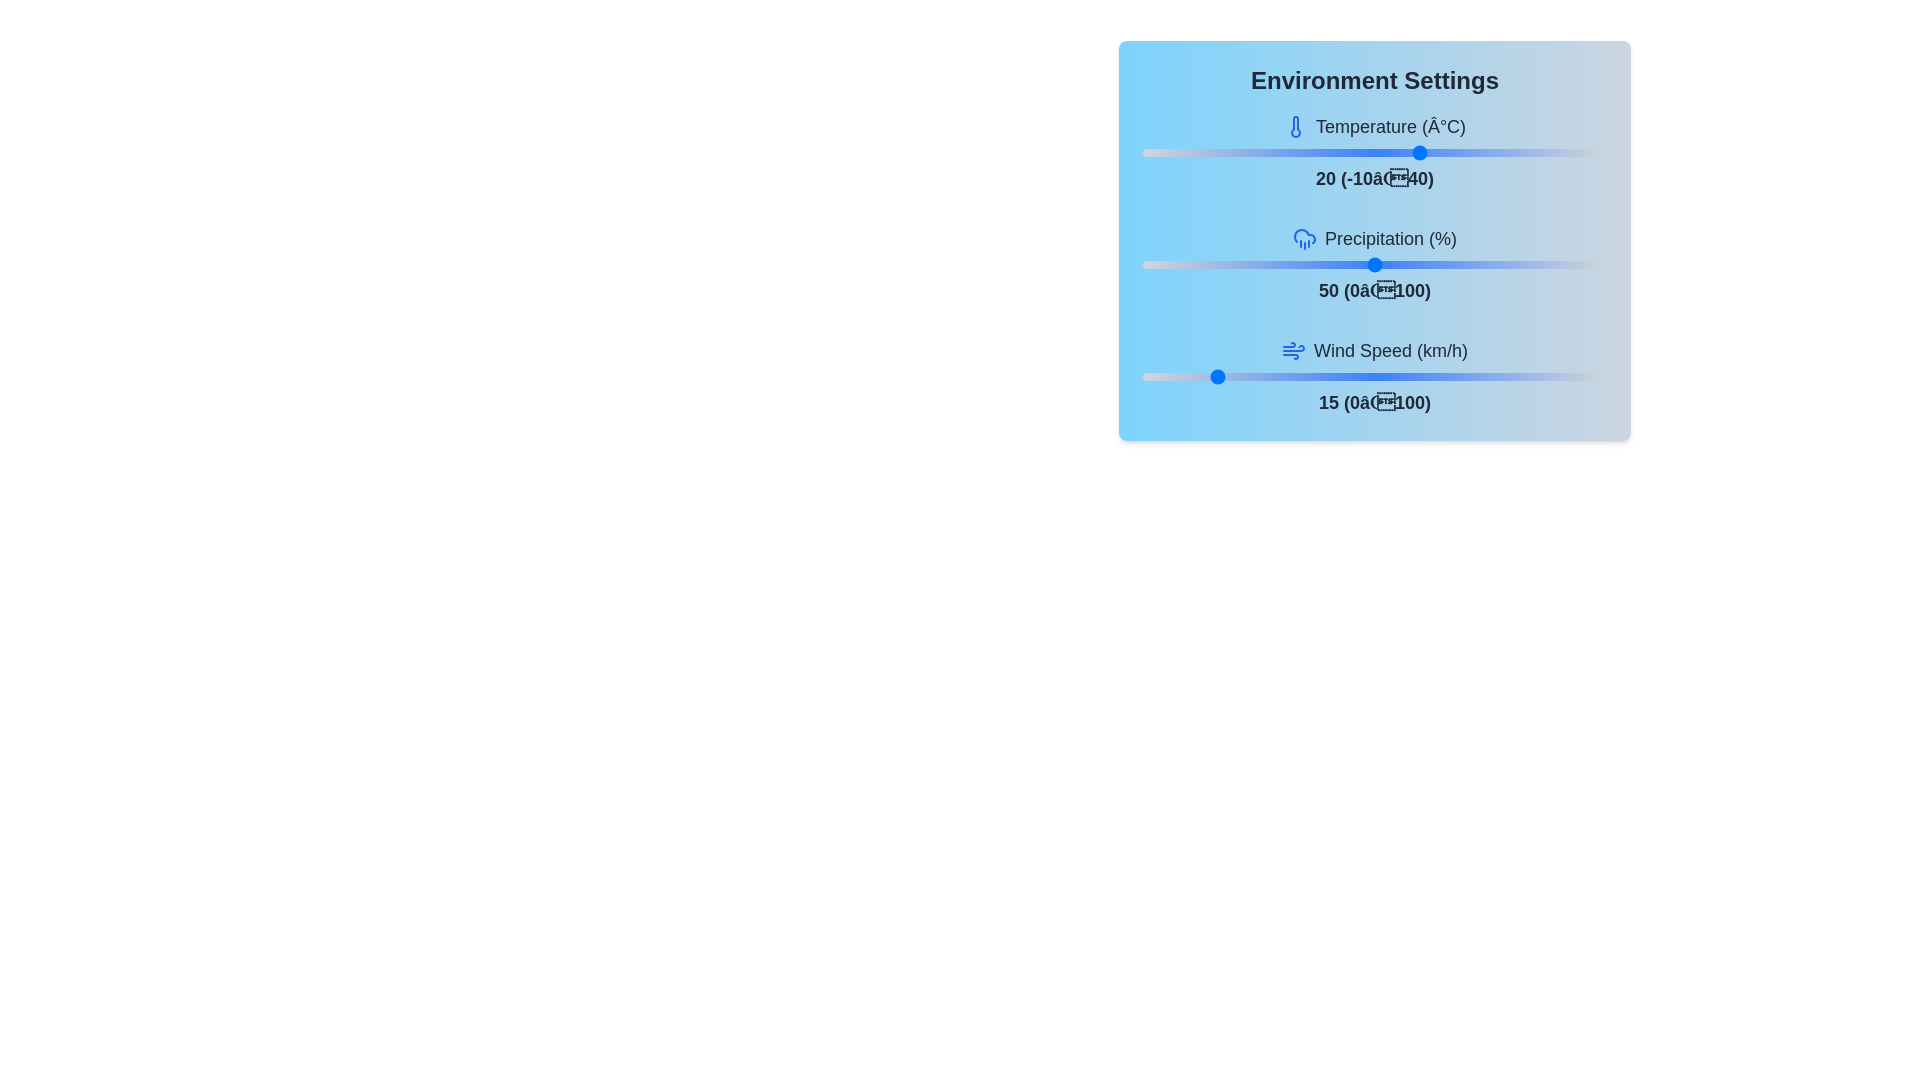 The height and width of the screenshot is (1080, 1920). What do you see at coordinates (1373, 80) in the screenshot?
I see `the Text label that serves as the title for the environment settings interface, positioned at the upper edge of the card` at bounding box center [1373, 80].